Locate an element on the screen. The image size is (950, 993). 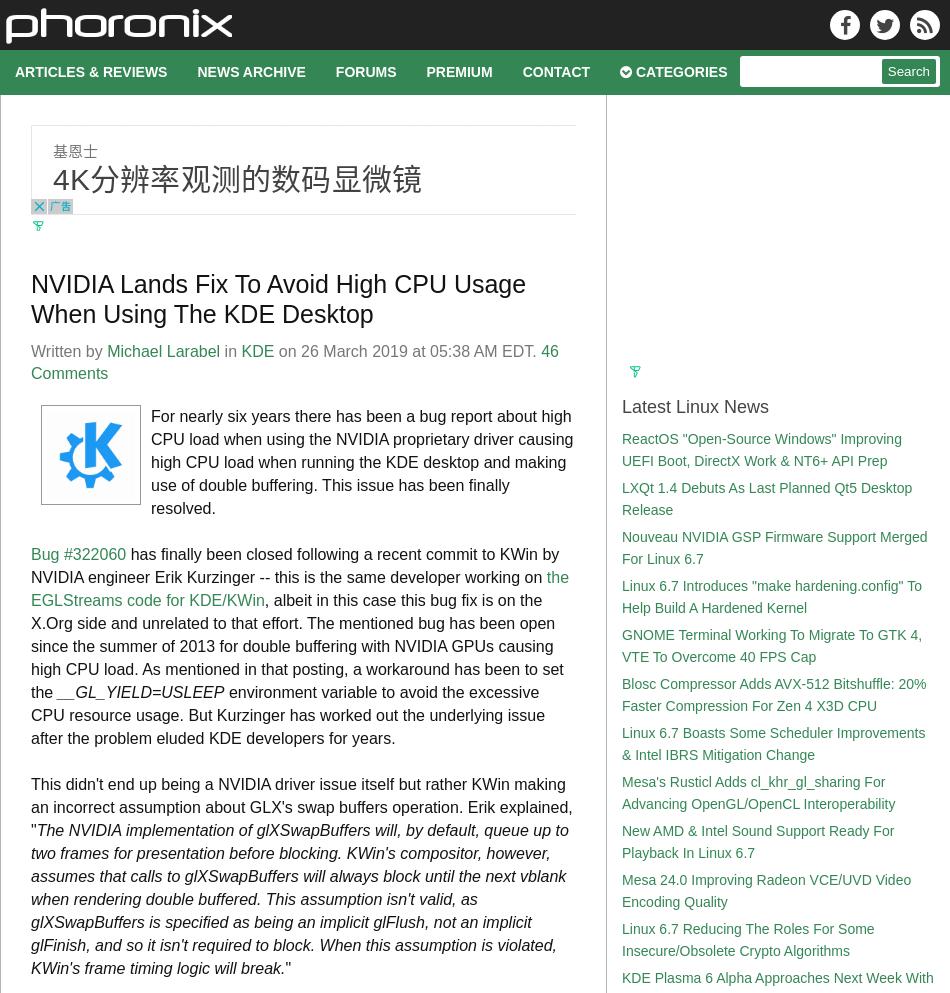
'in' is located at coordinates (230, 351).